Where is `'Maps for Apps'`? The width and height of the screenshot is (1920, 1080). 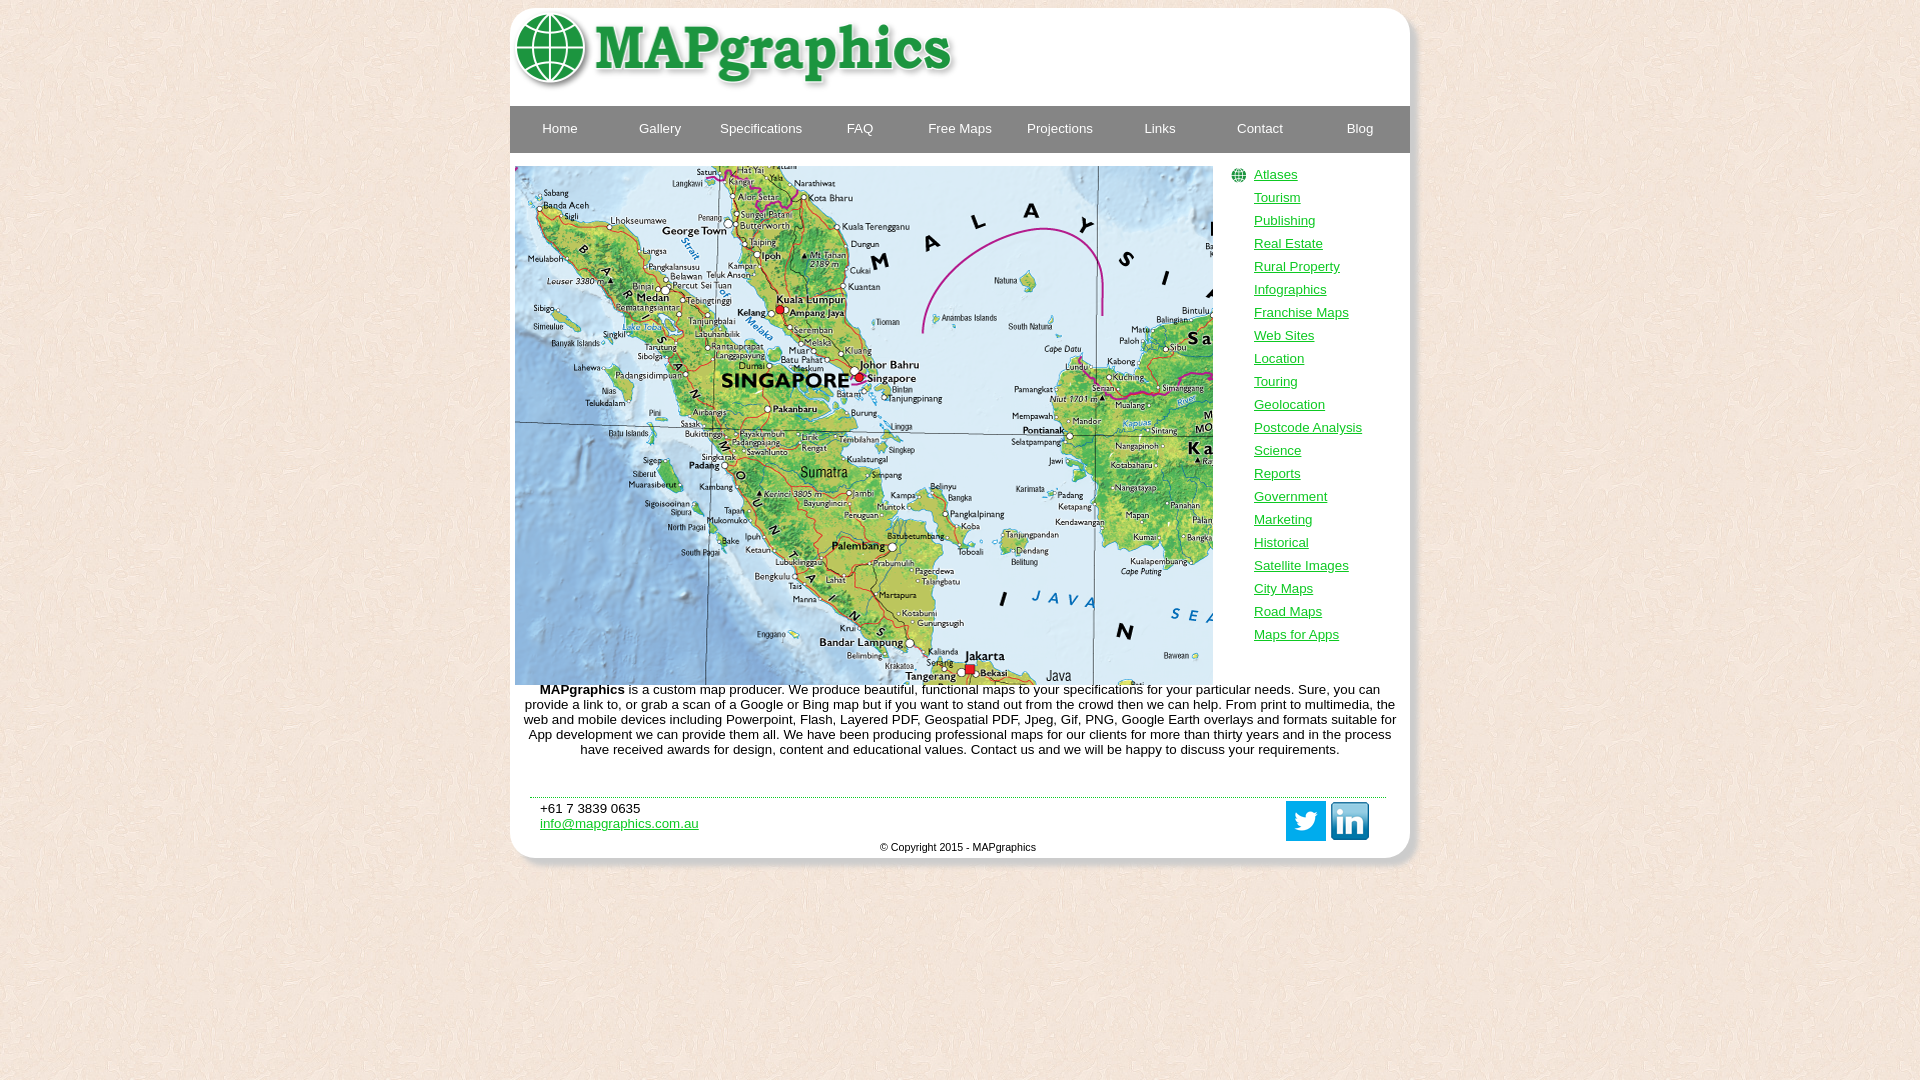
'Maps for Apps' is located at coordinates (1296, 634).